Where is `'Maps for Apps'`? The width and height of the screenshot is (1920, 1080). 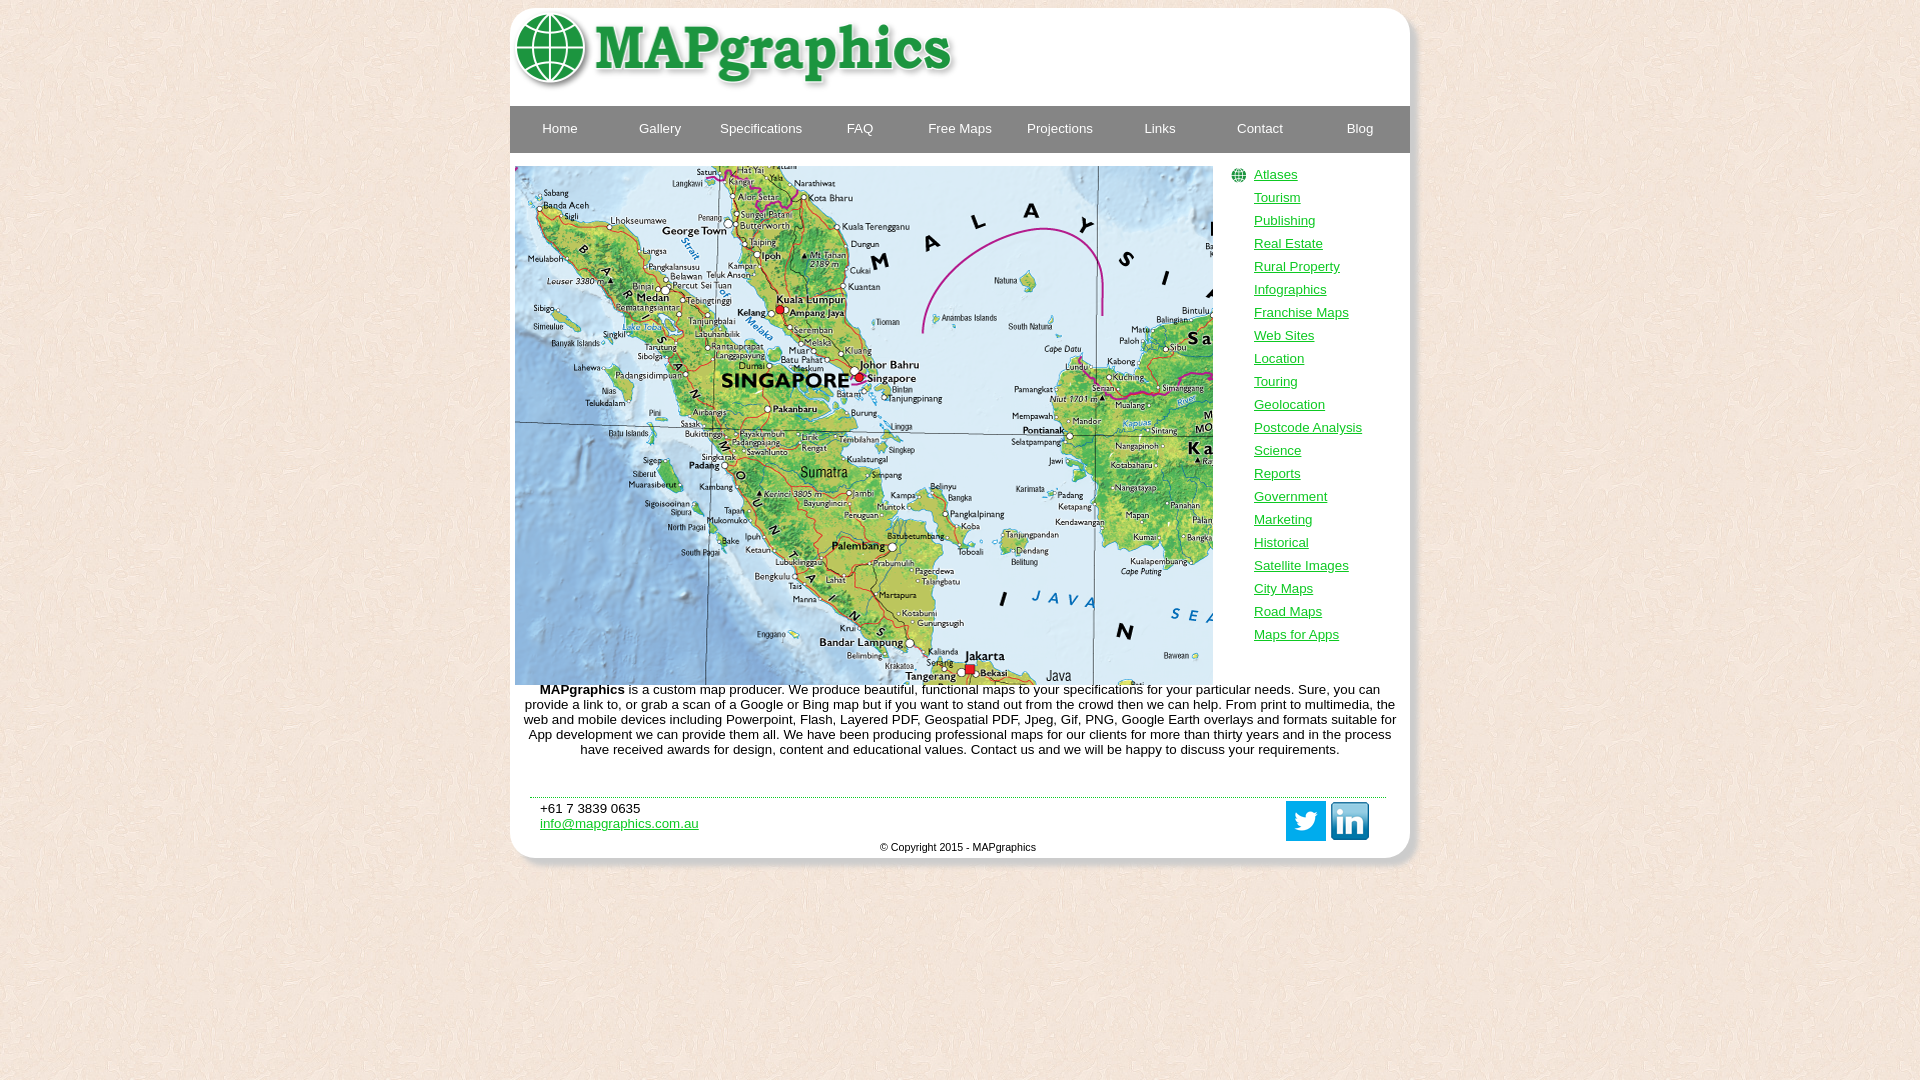
'Maps for Apps' is located at coordinates (1296, 634).